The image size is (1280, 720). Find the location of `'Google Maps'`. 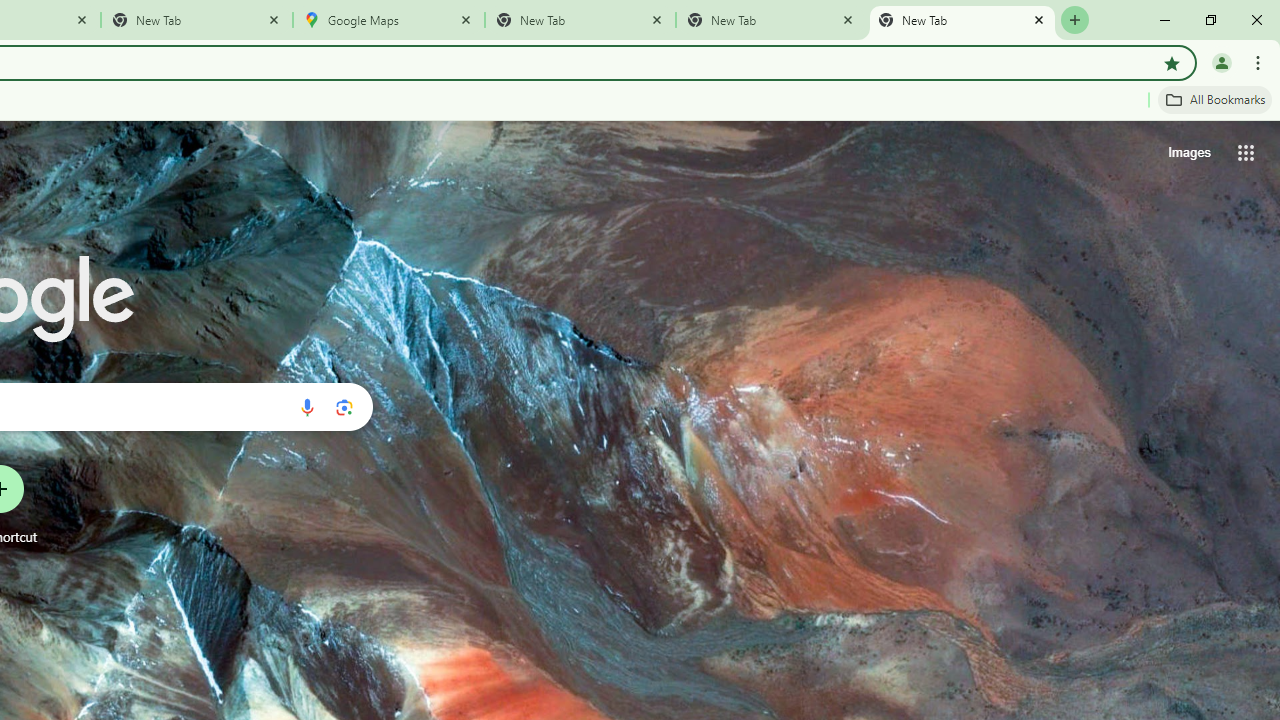

'Google Maps' is located at coordinates (389, 20).